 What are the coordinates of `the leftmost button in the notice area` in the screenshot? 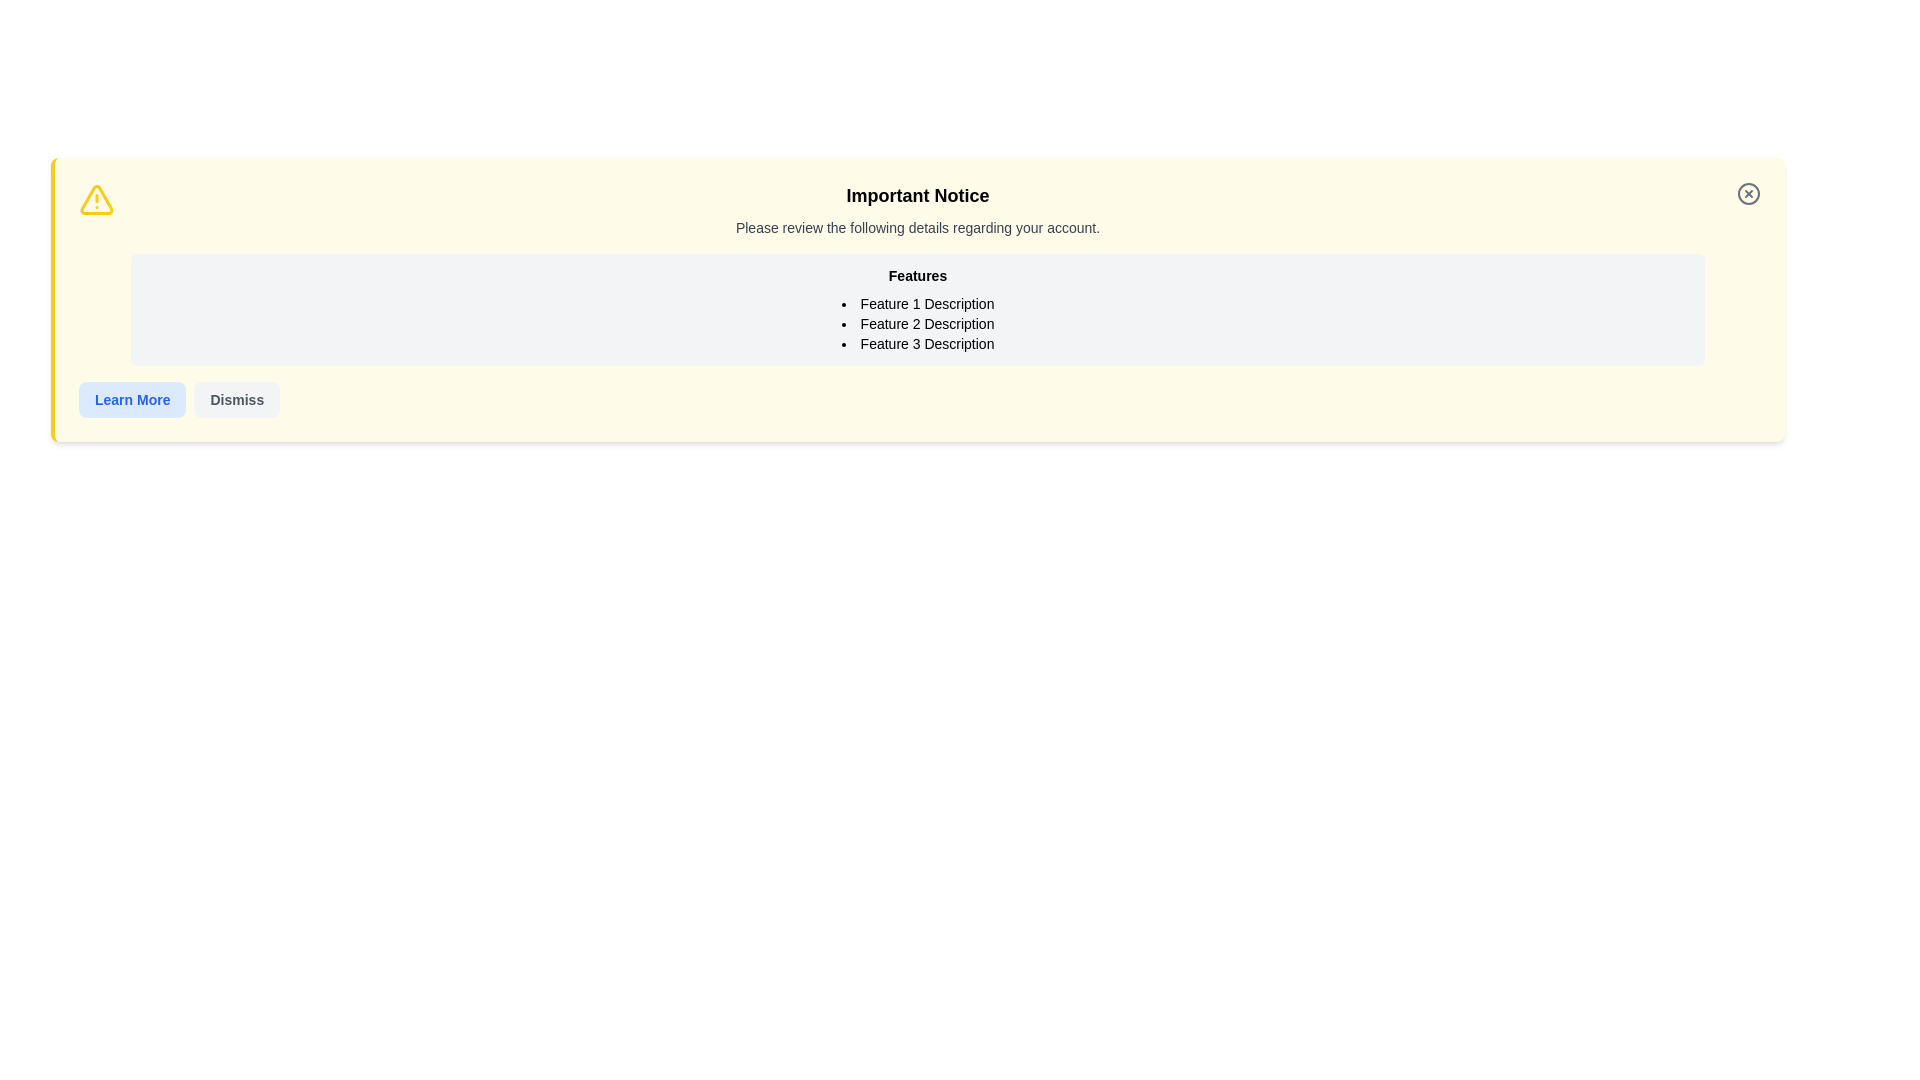 It's located at (131, 400).